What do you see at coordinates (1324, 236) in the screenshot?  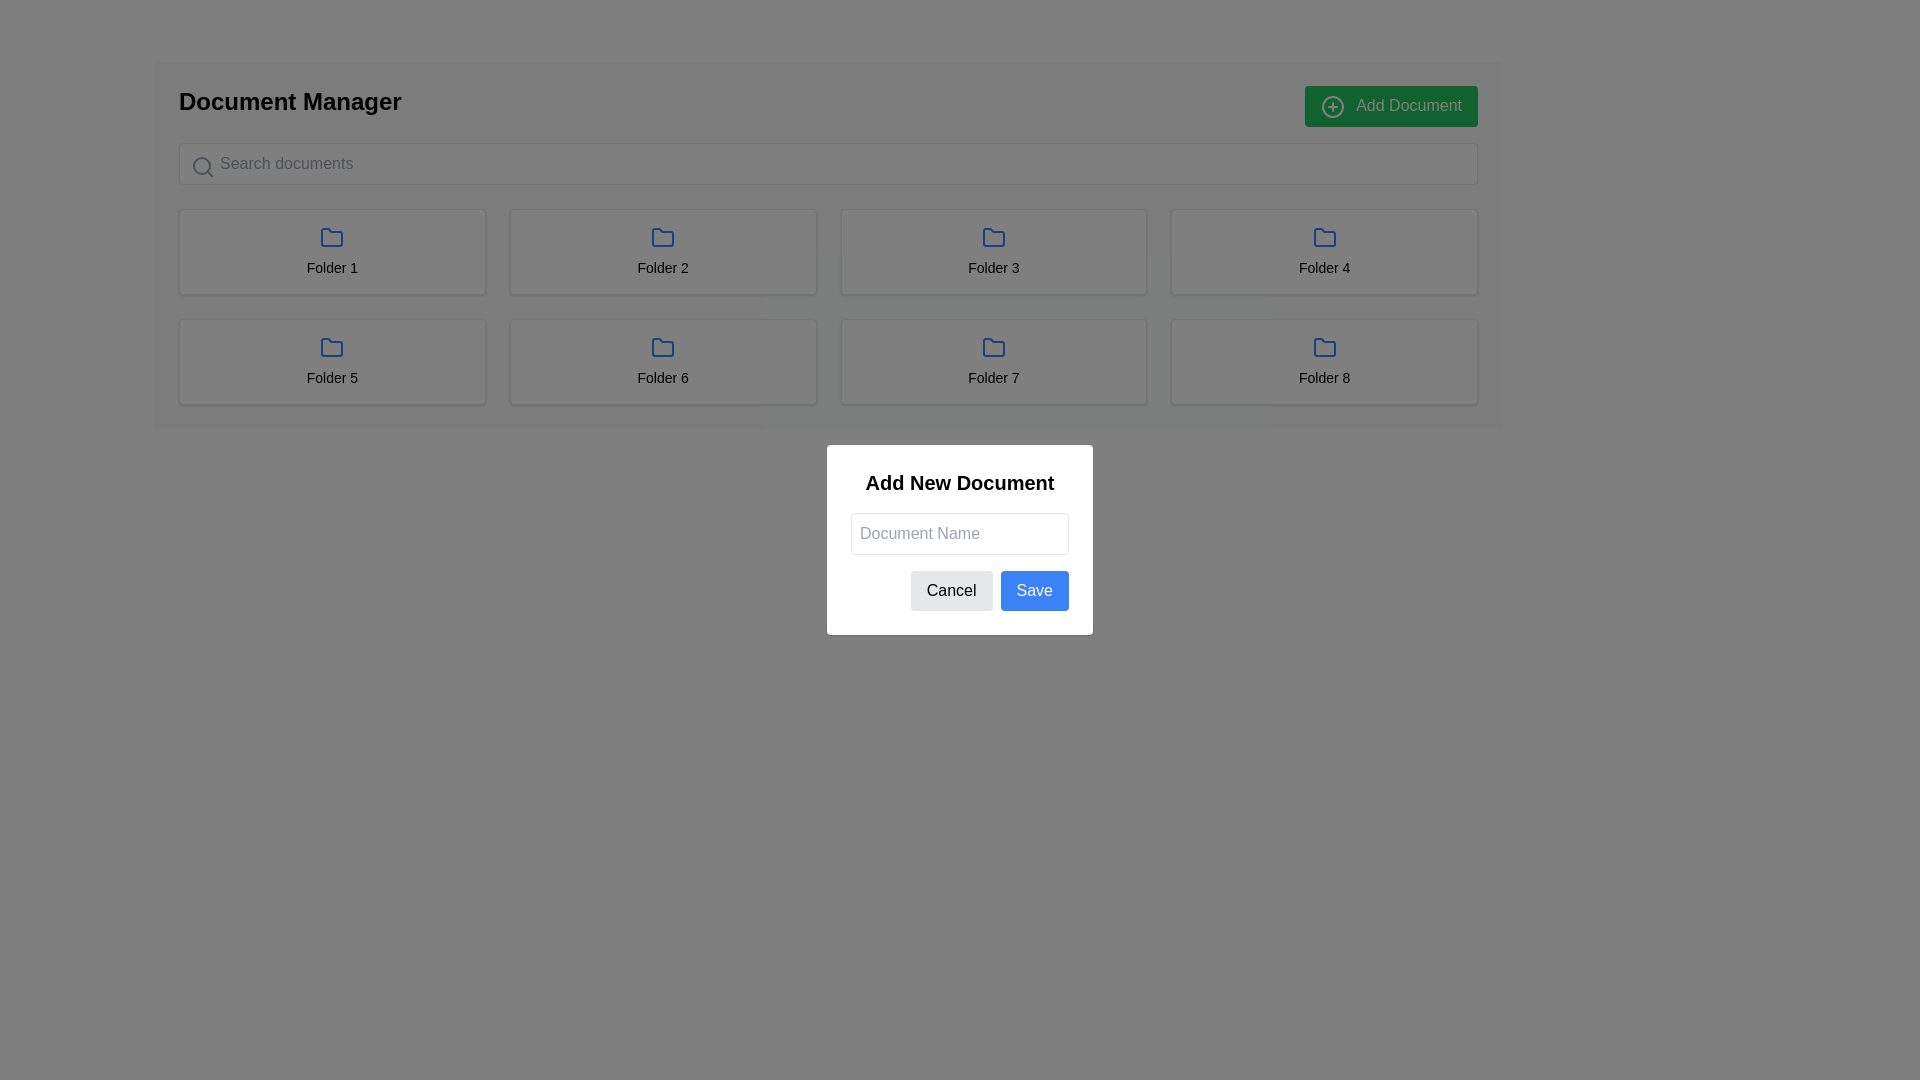 I see `the blue folder icon representing 'Folder 4' located` at bounding box center [1324, 236].